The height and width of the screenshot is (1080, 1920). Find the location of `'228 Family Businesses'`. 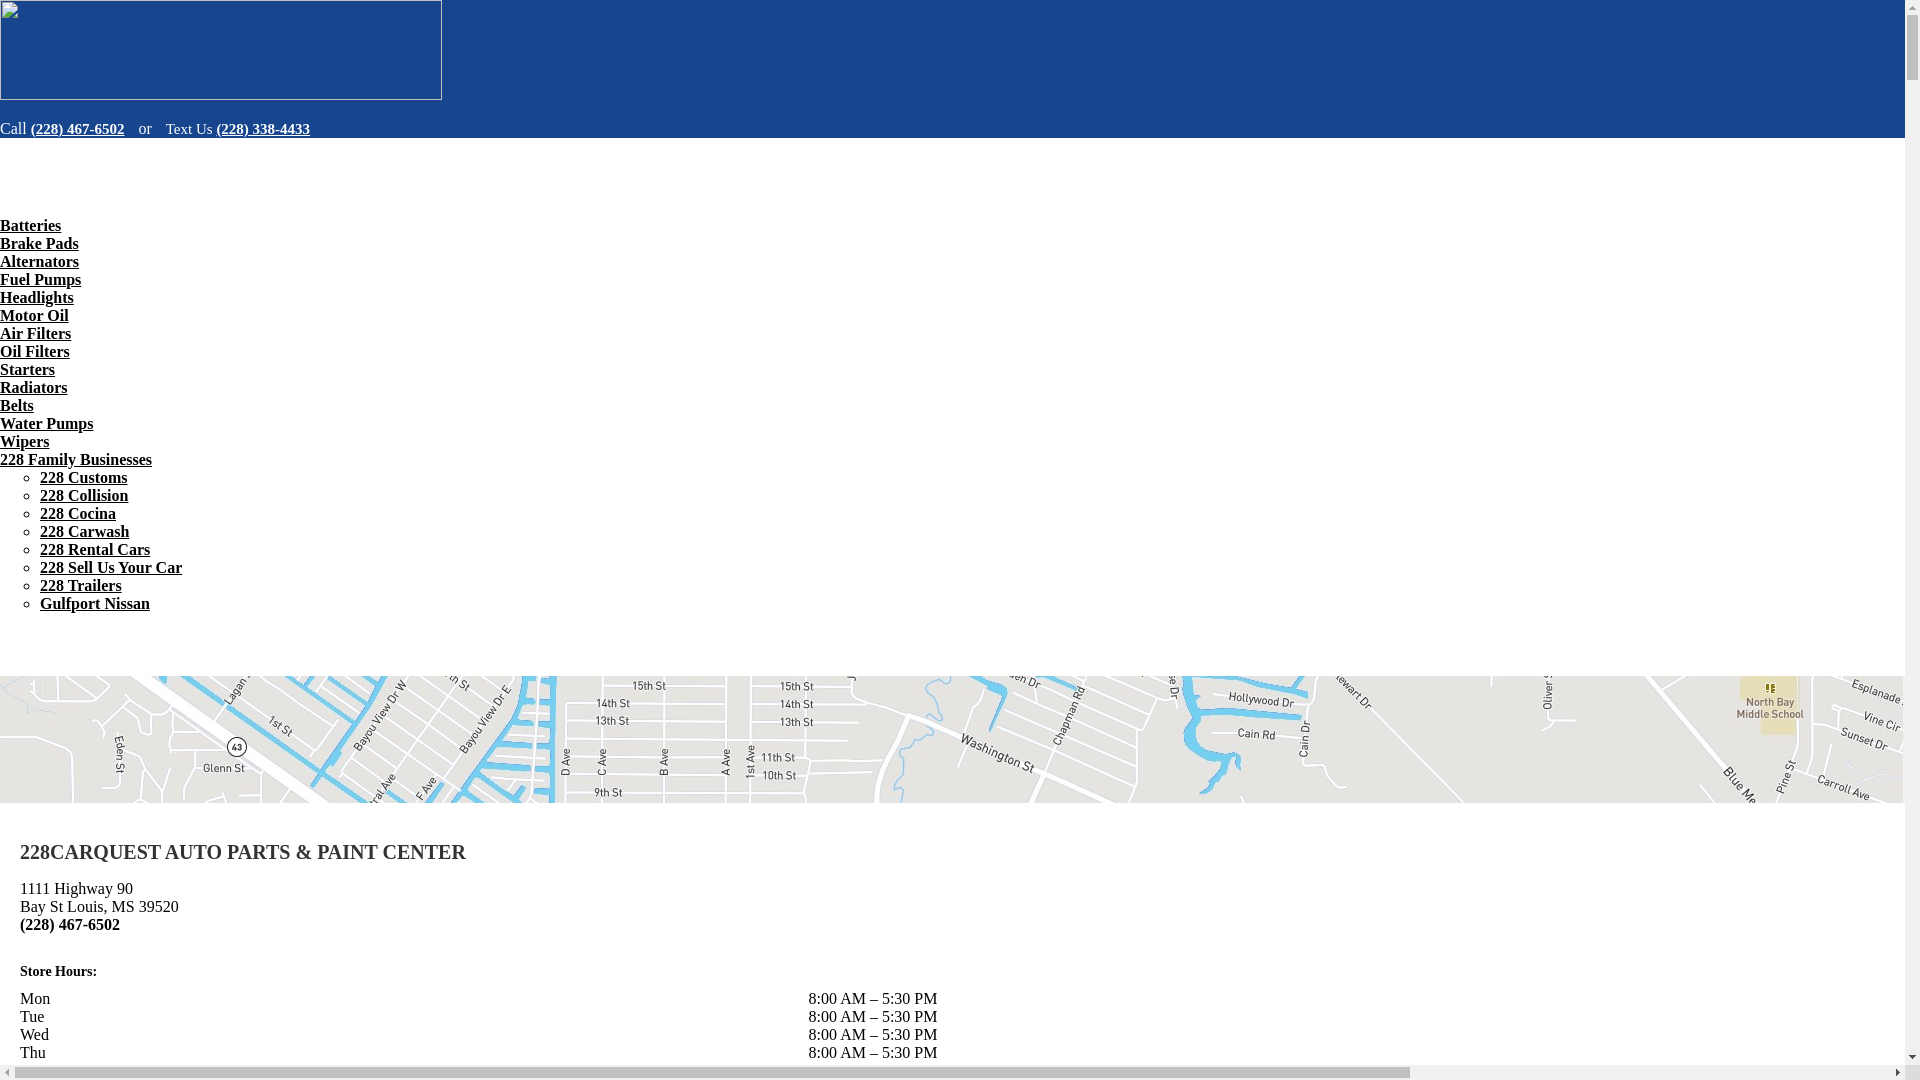

'228 Family Businesses' is located at coordinates (76, 459).